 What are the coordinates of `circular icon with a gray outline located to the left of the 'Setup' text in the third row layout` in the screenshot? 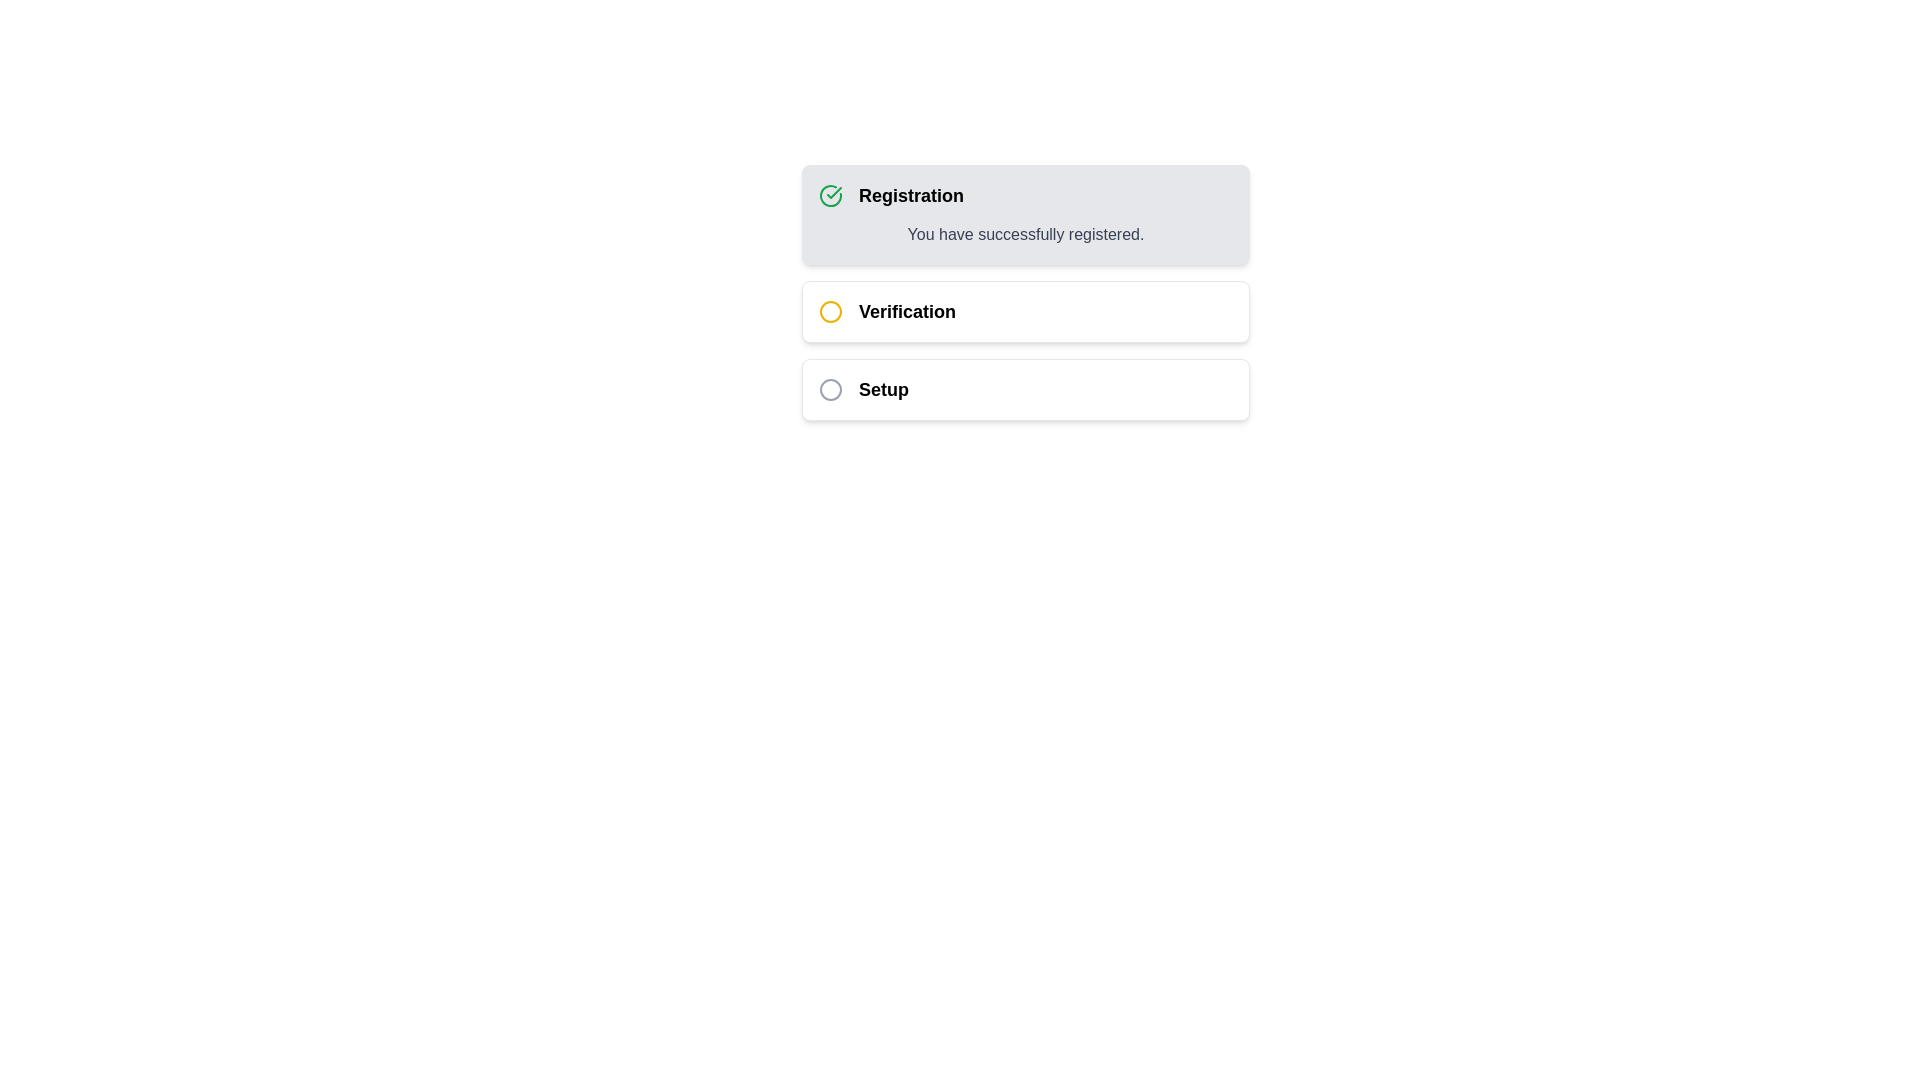 It's located at (830, 389).